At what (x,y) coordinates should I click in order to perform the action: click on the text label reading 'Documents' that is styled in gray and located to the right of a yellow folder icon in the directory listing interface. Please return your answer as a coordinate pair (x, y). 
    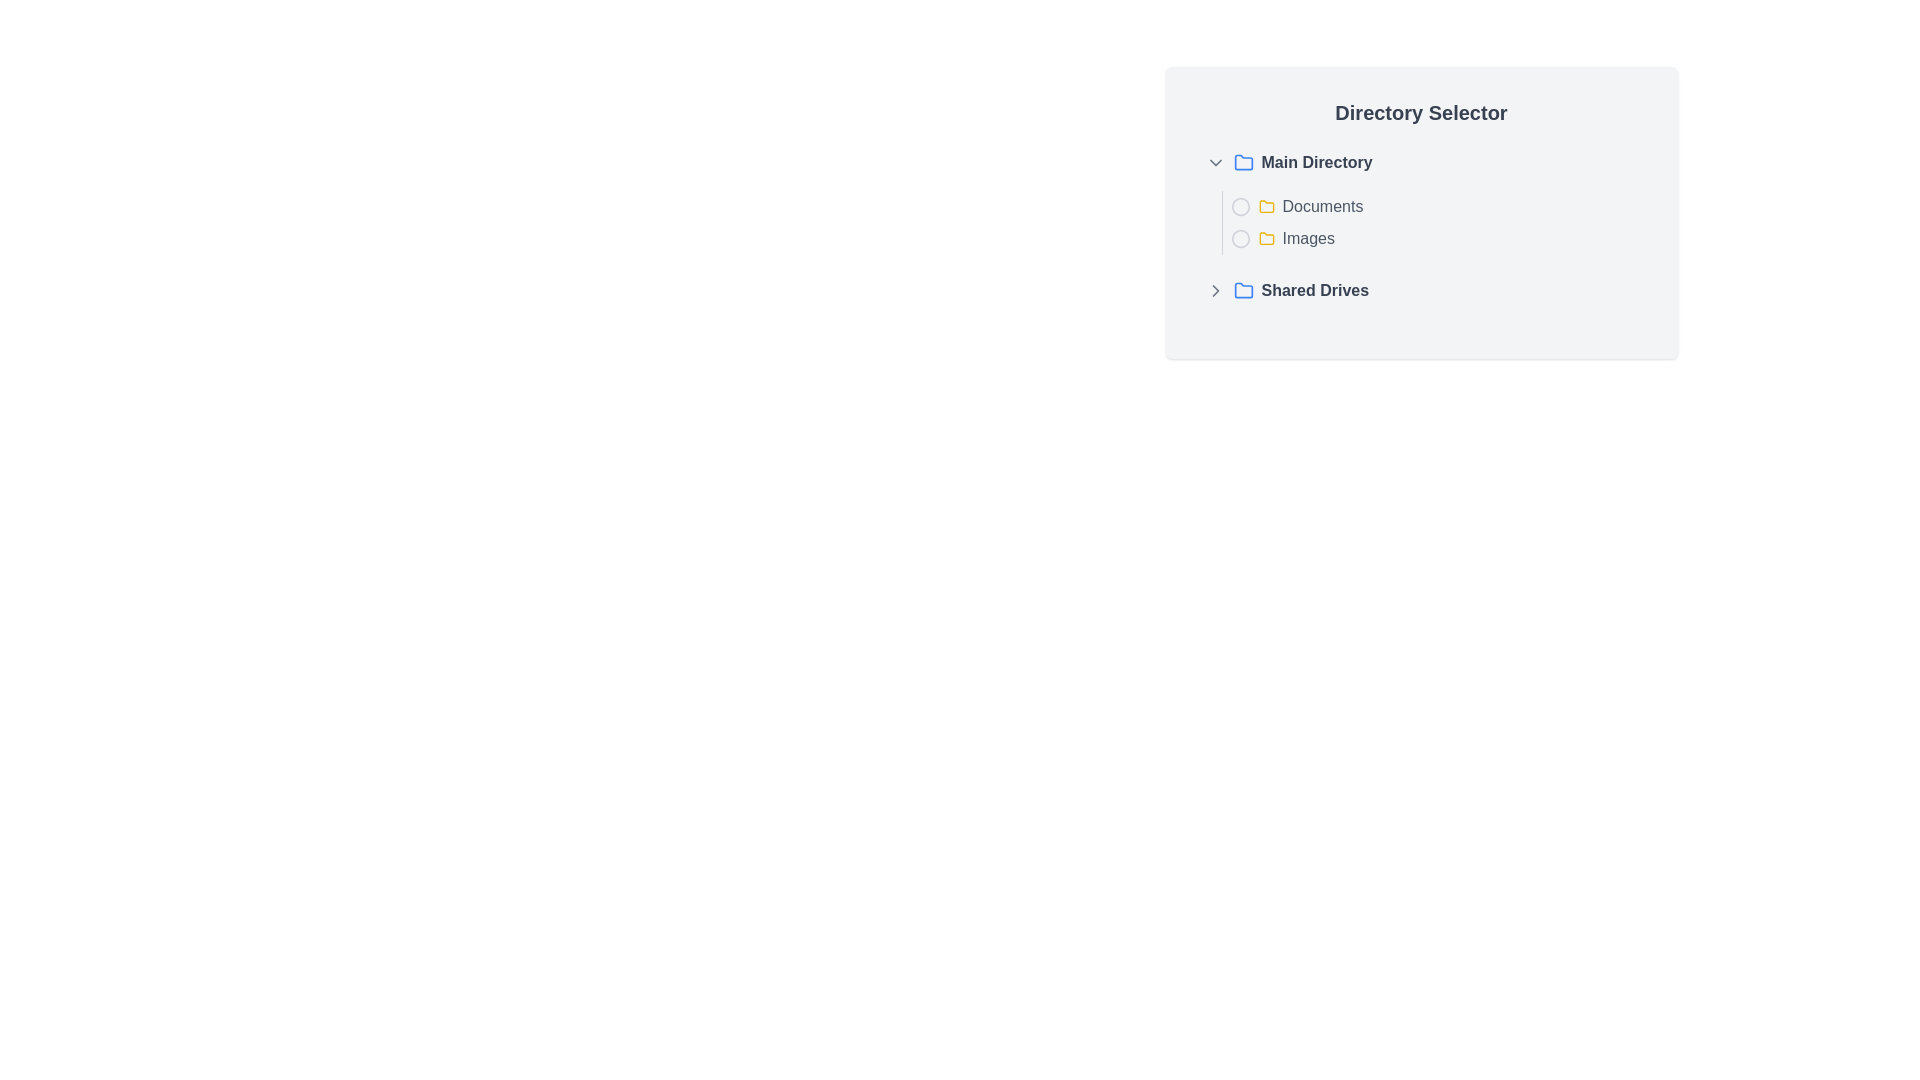
    Looking at the image, I should click on (1322, 207).